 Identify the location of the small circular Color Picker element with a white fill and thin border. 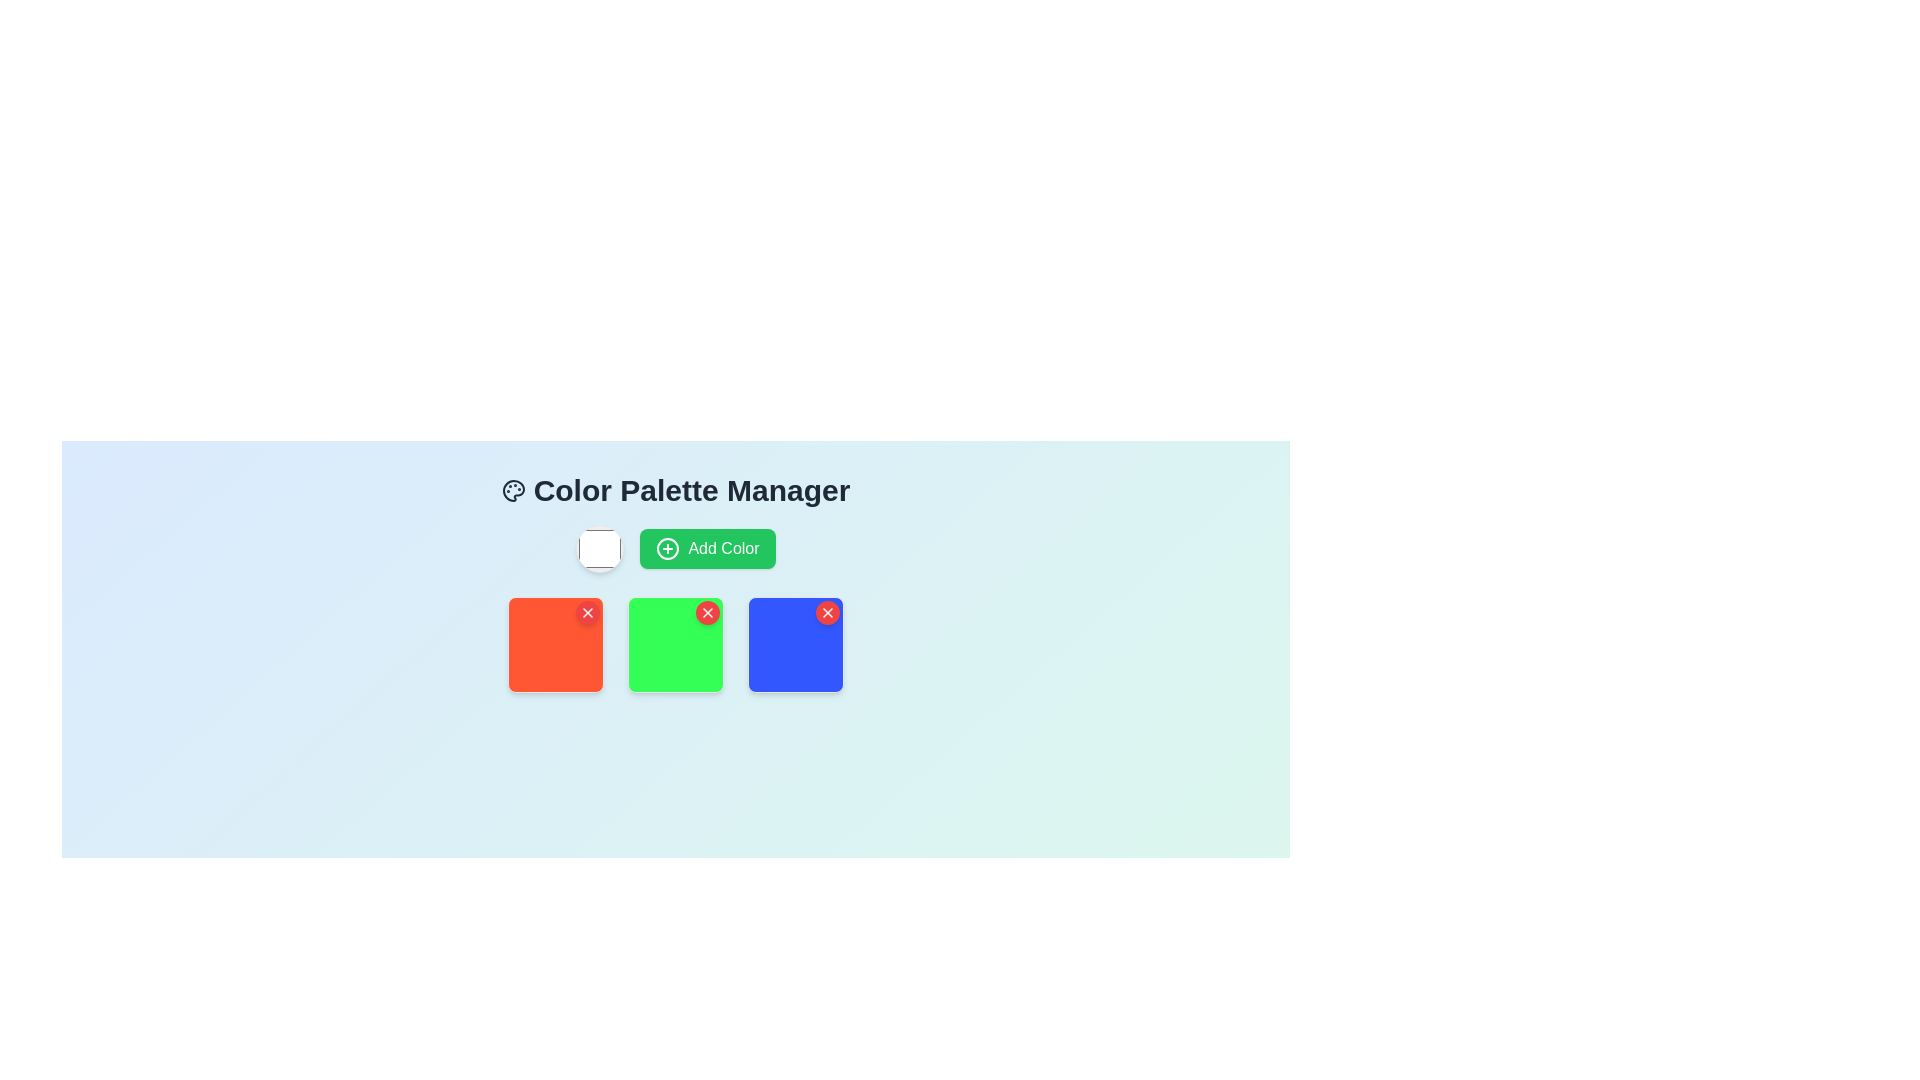
(599, 548).